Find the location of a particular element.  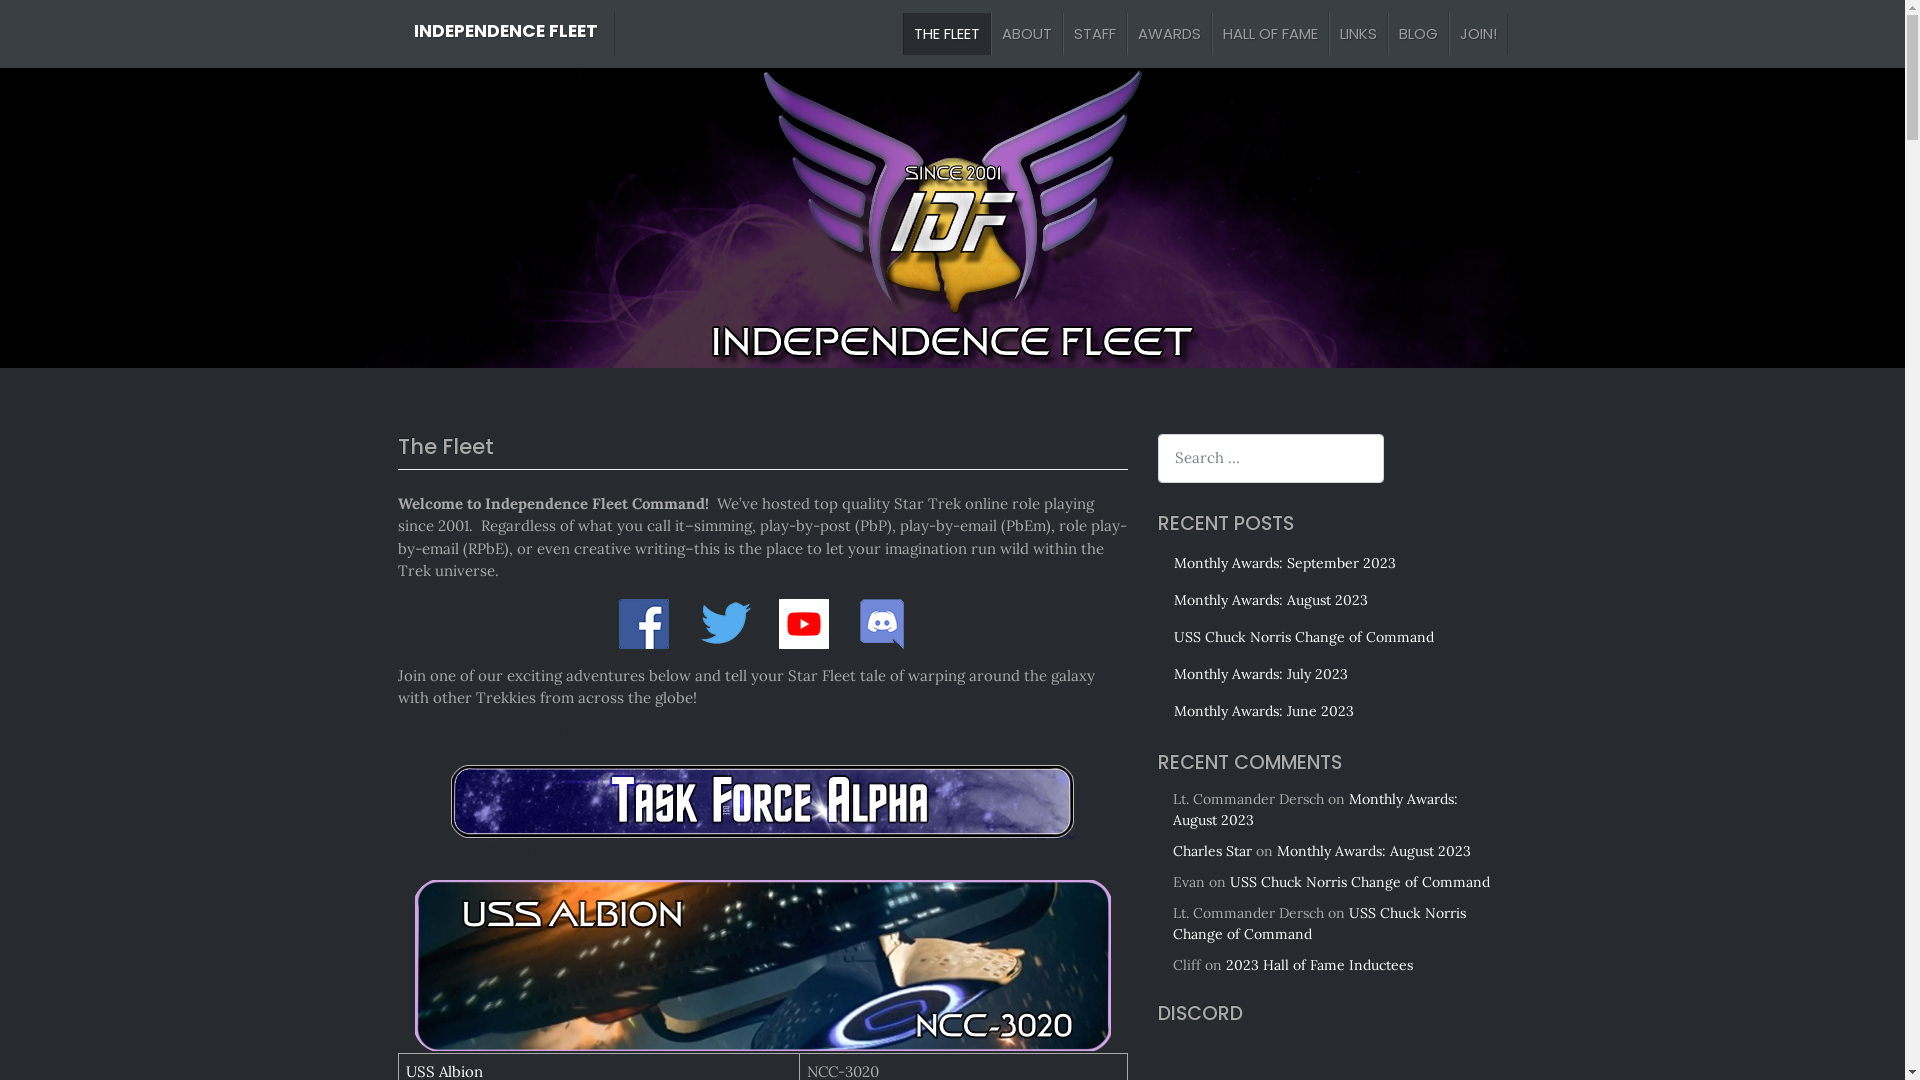

'HALL OF FAME' is located at coordinates (1269, 34).